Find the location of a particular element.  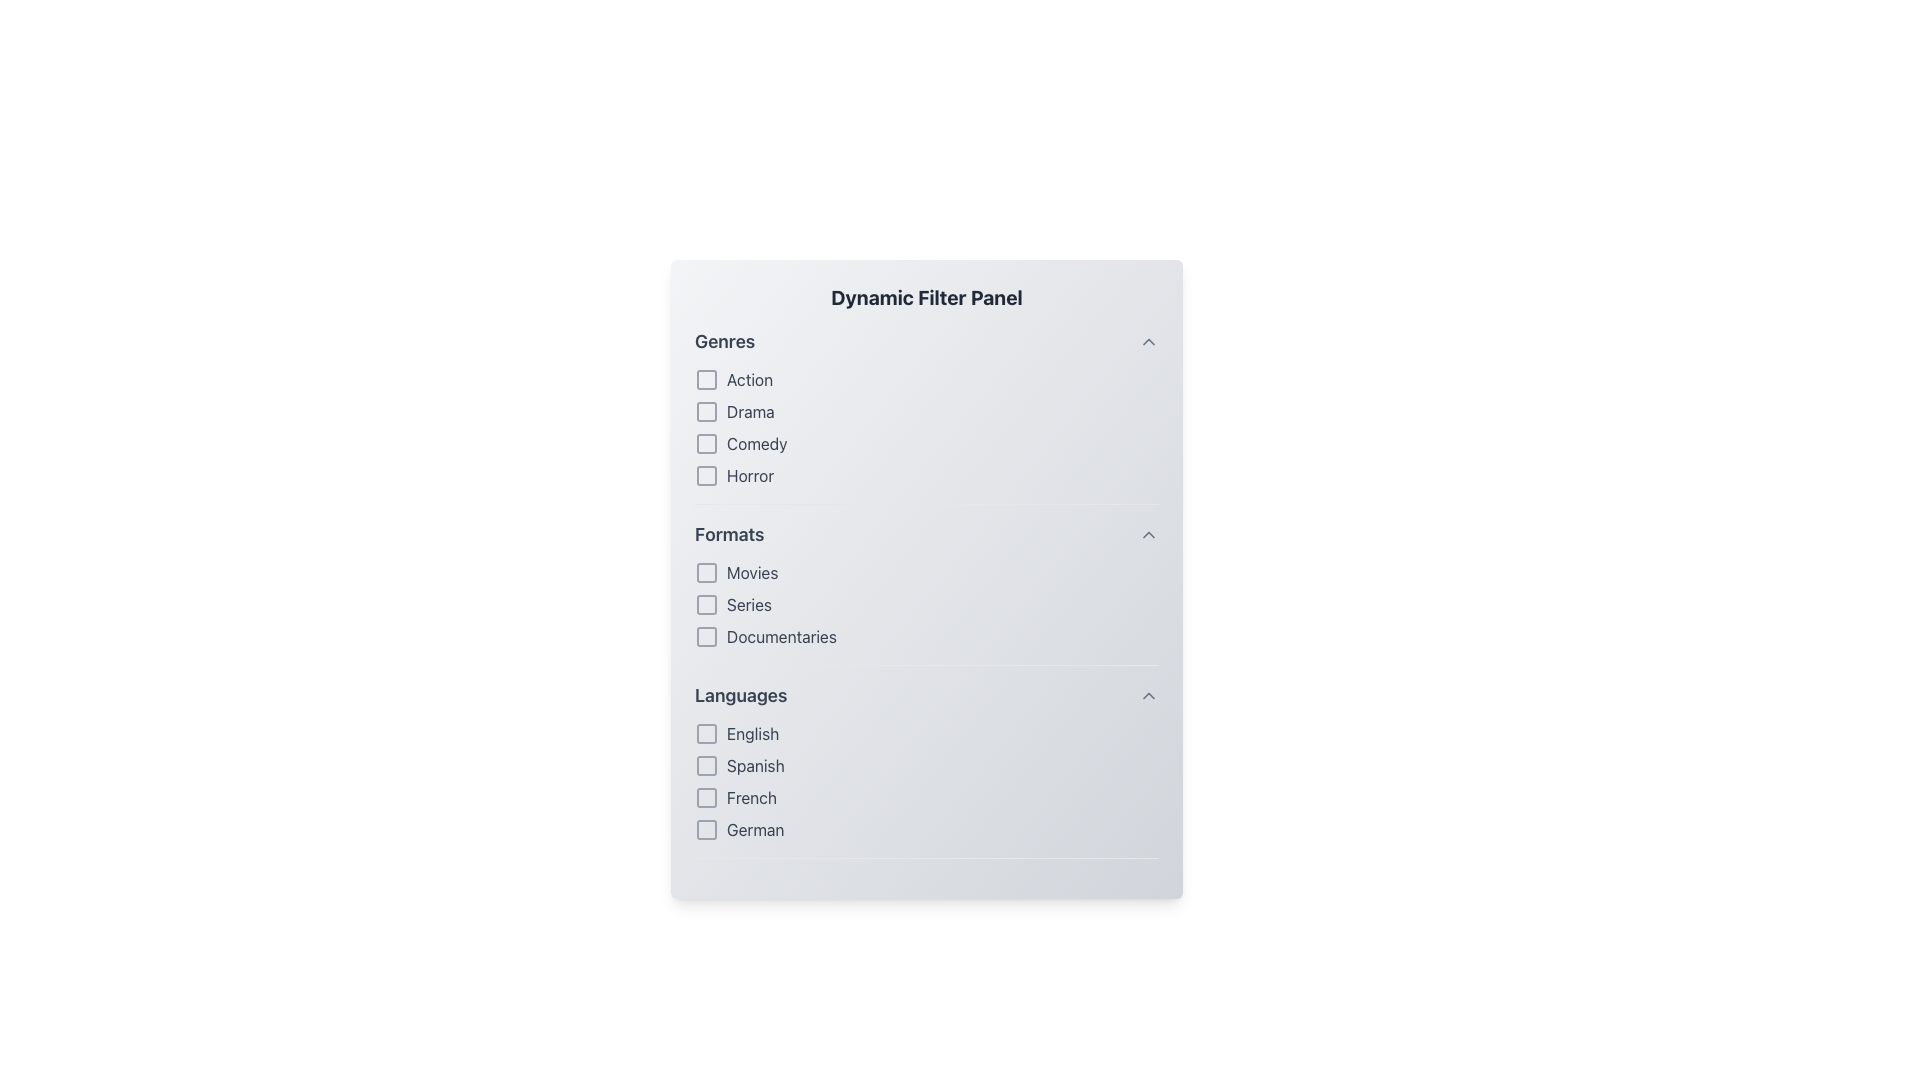

the 'Drama' text label, which is part of the 'Genres' section and displayed in dark gray sans-serif font, positioned to the right of the checkbox element is located at coordinates (749, 411).